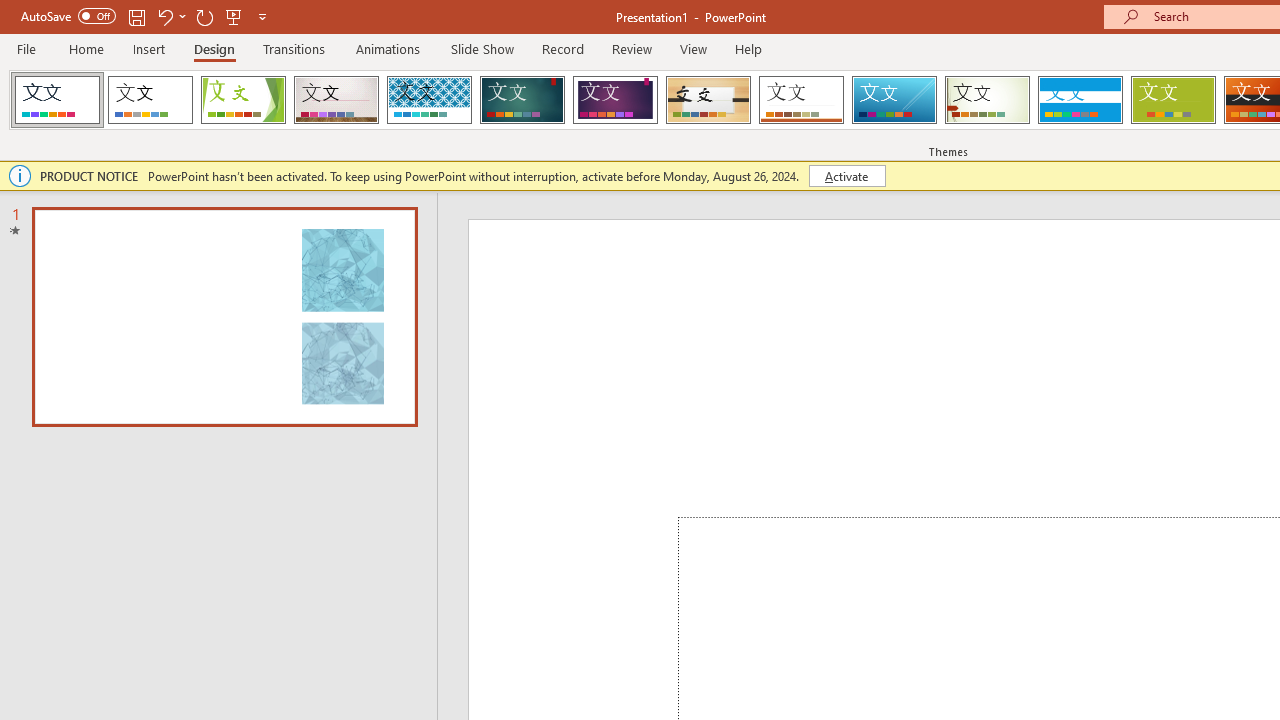 The height and width of the screenshot is (720, 1280). What do you see at coordinates (1173, 100) in the screenshot?
I see `'Basis'` at bounding box center [1173, 100].